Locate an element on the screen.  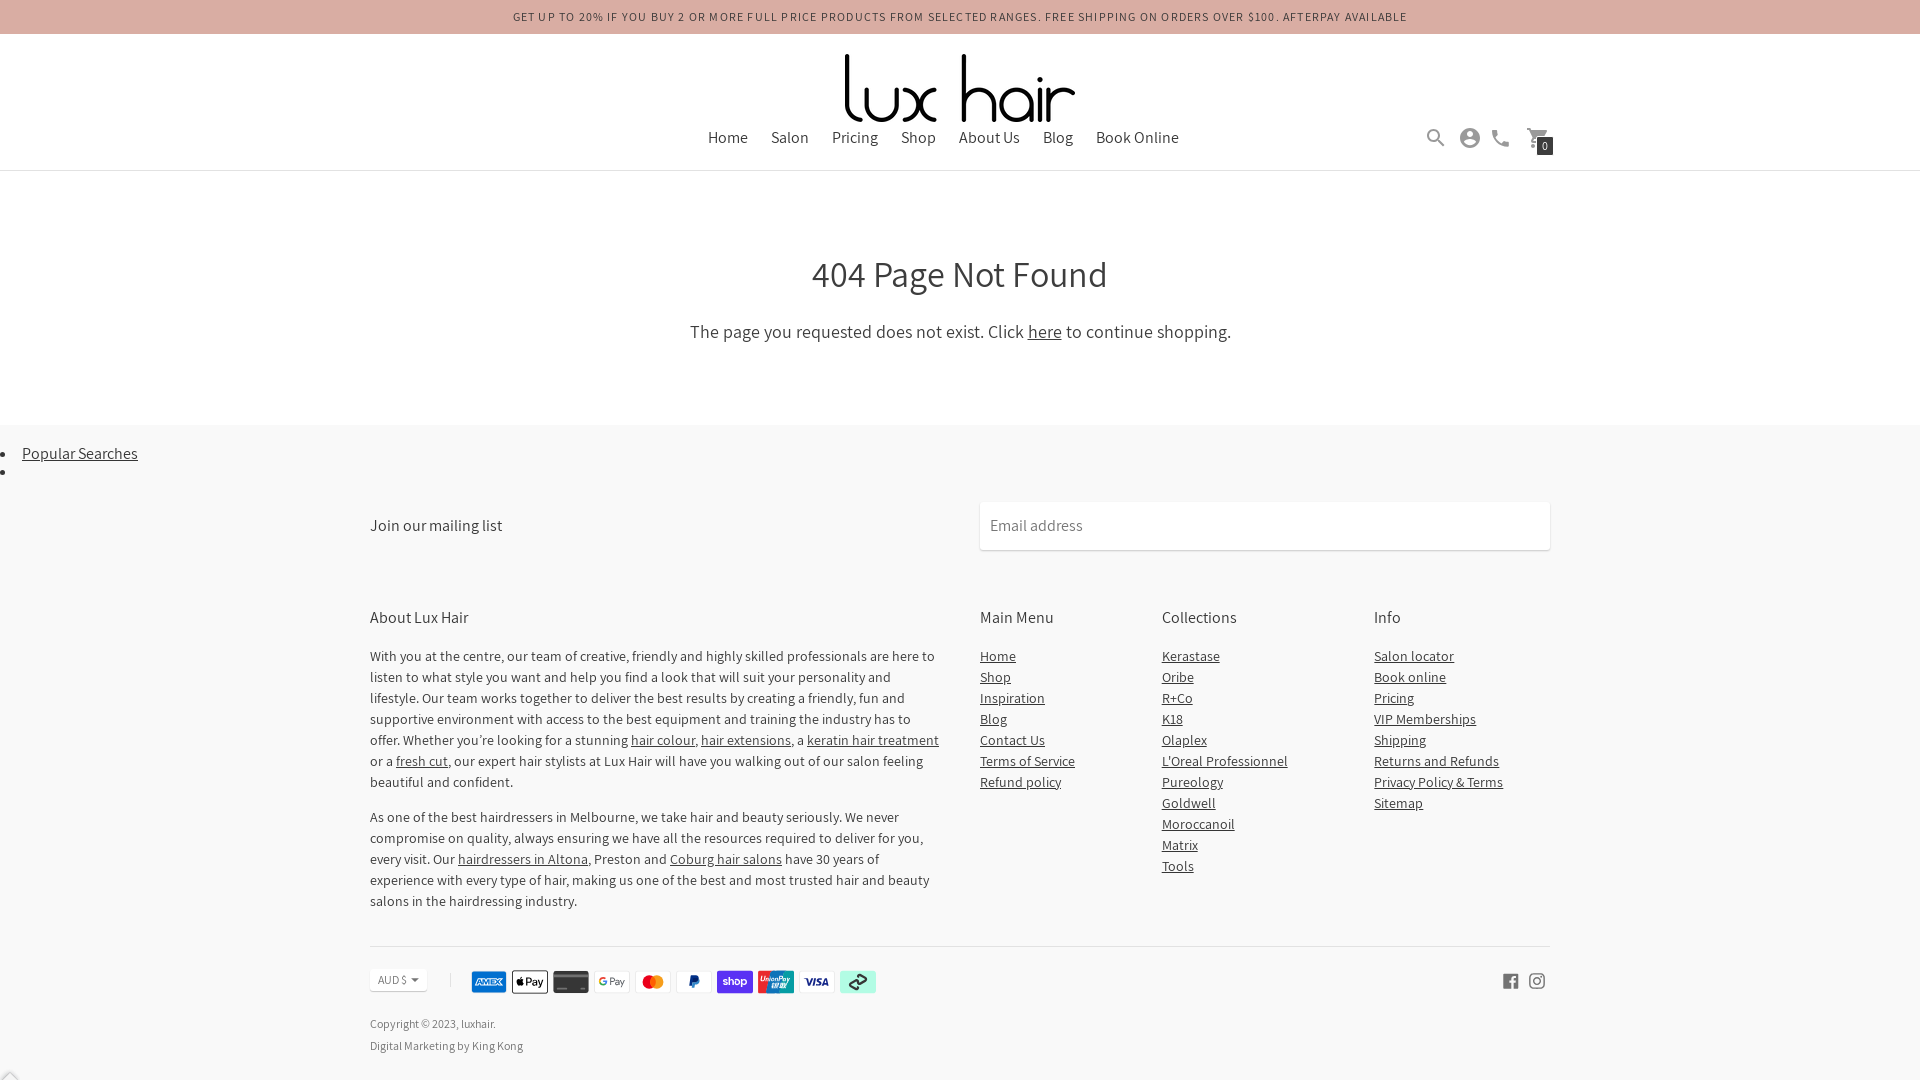
'Home' is located at coordinates (727, 136).